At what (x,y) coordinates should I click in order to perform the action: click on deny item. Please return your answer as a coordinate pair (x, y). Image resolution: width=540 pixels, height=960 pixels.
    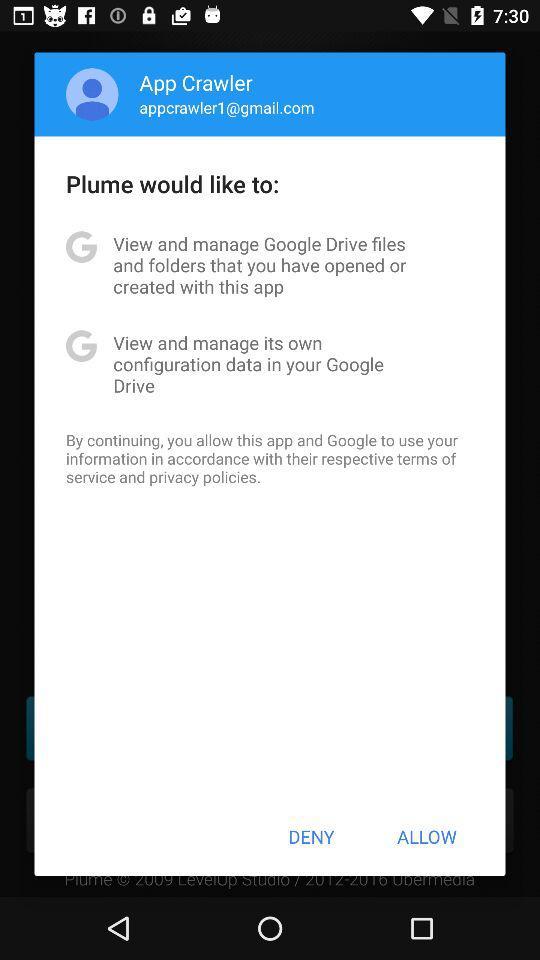
    Looking at the image, I should click on (311, 836).